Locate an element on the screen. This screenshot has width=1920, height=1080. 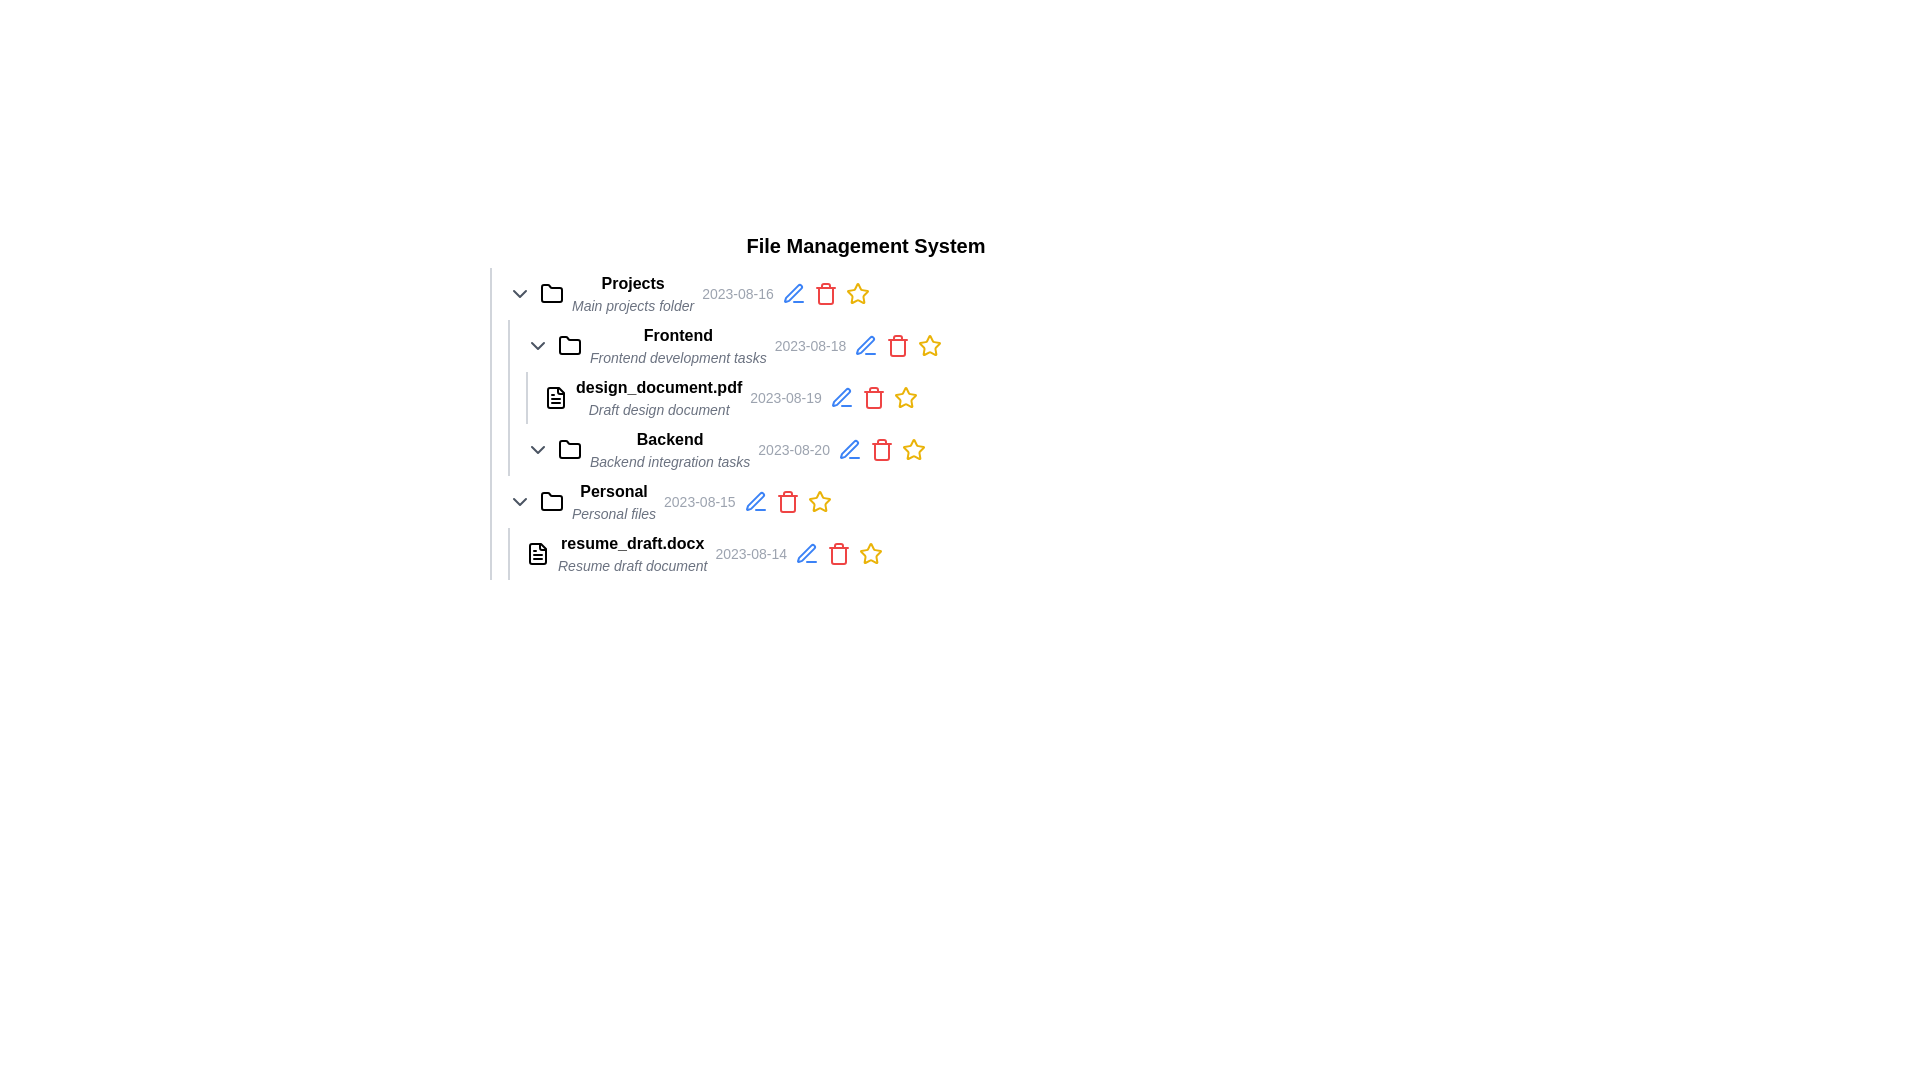
the red trash can icon button located in the 'Frontend' section is located at coordinates (897, 345).